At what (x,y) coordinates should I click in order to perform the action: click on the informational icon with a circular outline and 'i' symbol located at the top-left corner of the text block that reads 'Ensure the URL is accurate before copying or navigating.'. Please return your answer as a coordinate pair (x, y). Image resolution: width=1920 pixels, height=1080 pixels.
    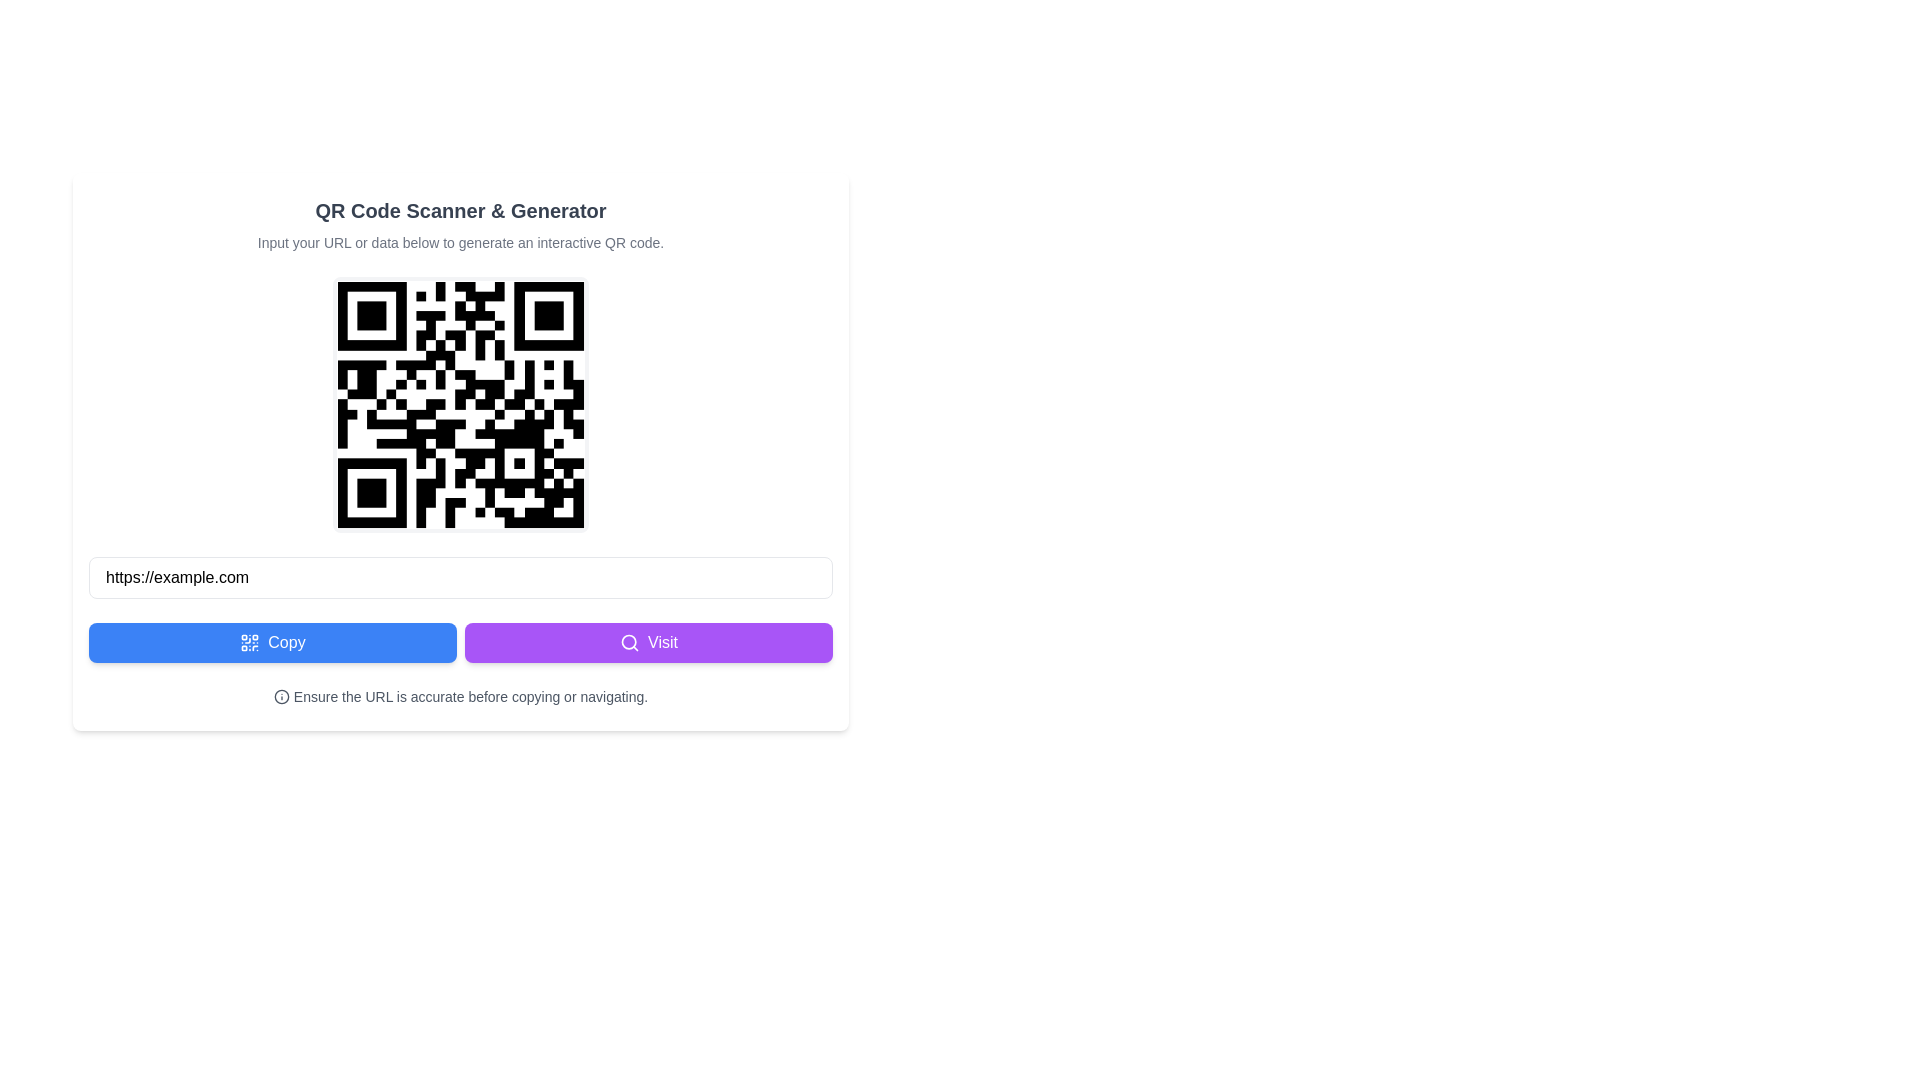
    Looking at the image, I should click on (280, 696).